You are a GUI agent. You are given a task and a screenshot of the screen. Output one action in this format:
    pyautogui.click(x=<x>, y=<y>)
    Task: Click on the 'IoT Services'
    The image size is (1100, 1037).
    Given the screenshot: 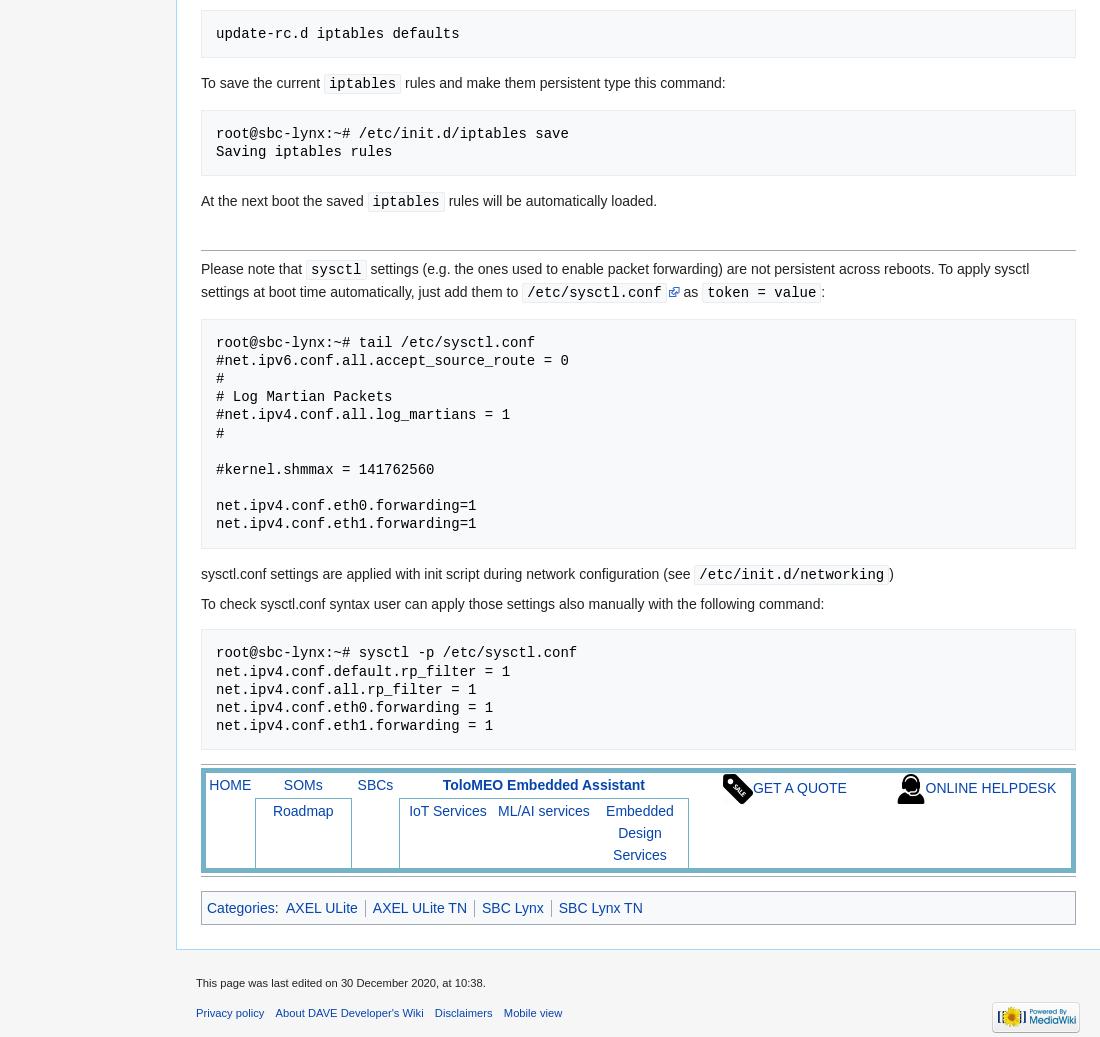 What is the action you would take?
    pyautogui.click(x=446, y=810)
    